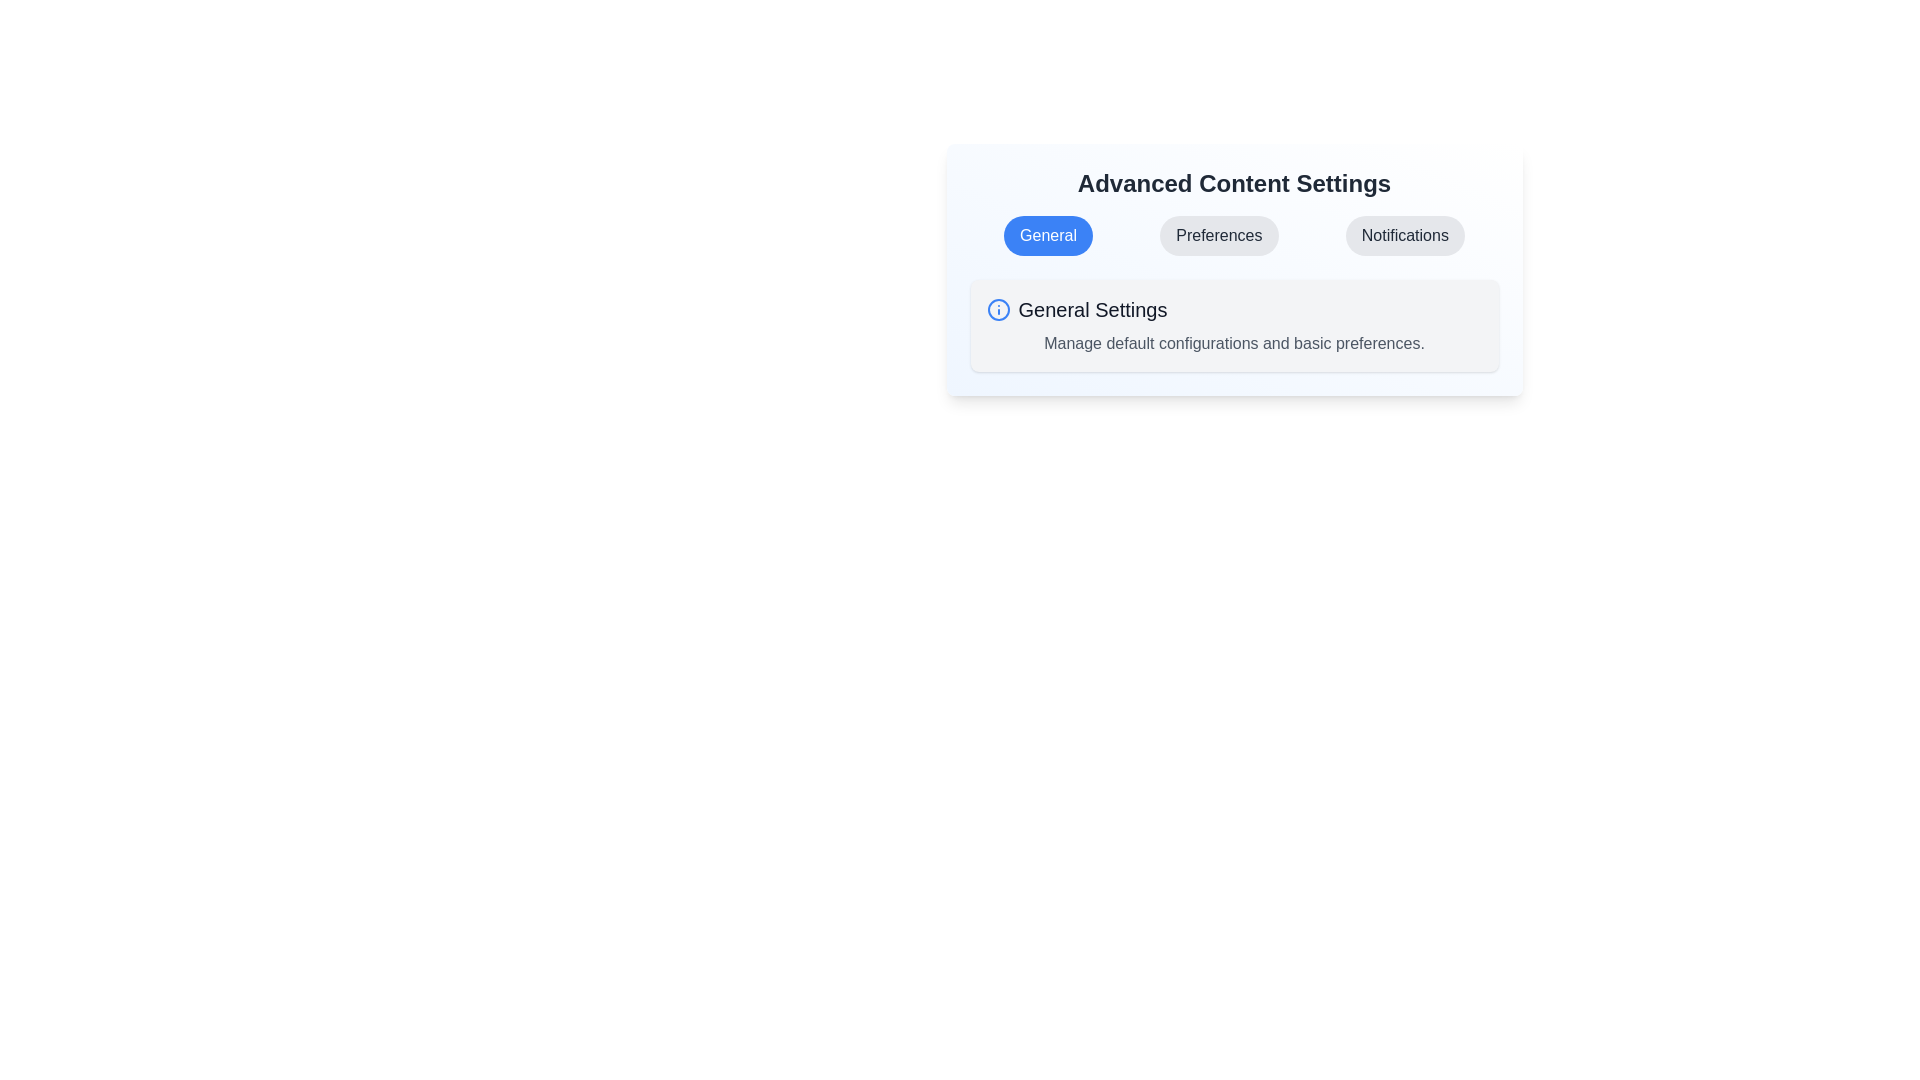  Describe the element at coordinates (1218, 234) in the screenshot. I see `the 'Preferences' button, which is the second button in a horizontal alignment between 'General' and 'Notifications'` at that location.